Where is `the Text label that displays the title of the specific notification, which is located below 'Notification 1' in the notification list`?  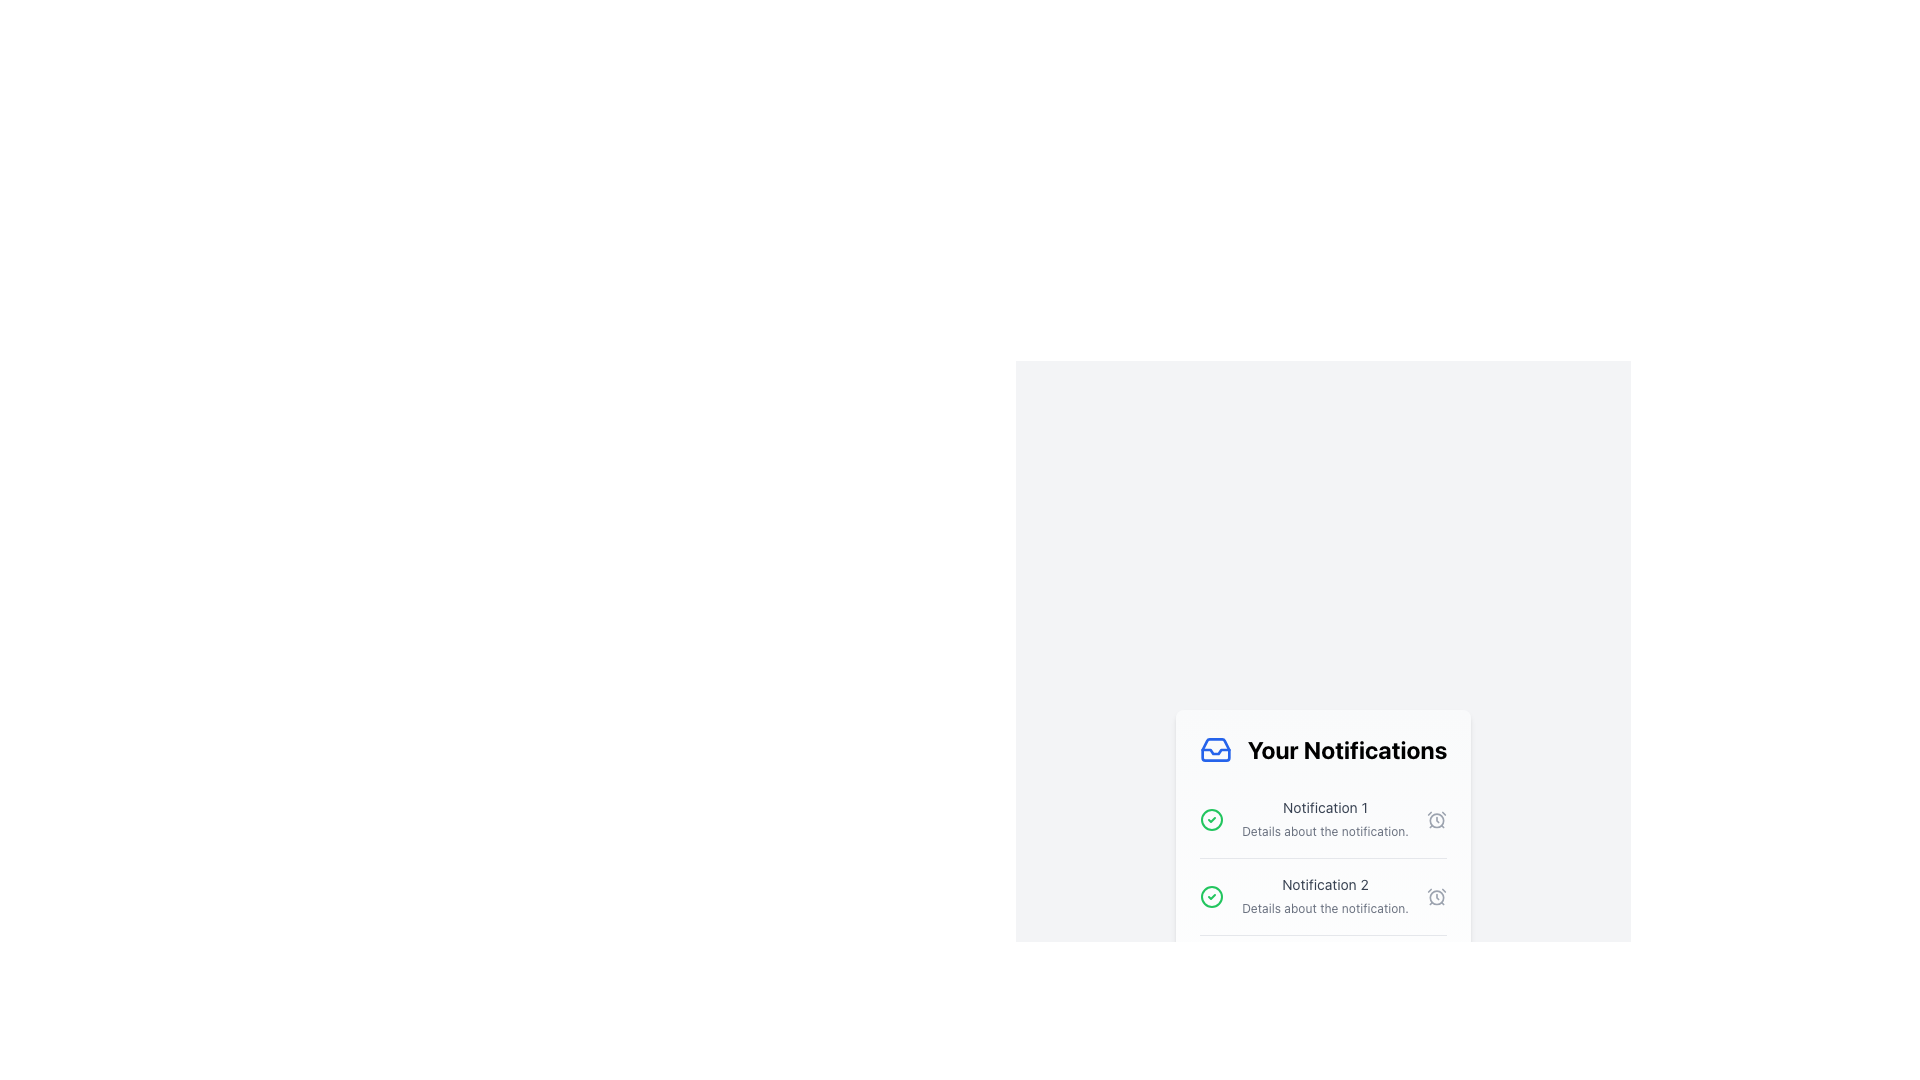
the Text label that displays the title of the specific notification, which is located below 'Notification 1' in the notification list is located at coordinates (1325, 883).